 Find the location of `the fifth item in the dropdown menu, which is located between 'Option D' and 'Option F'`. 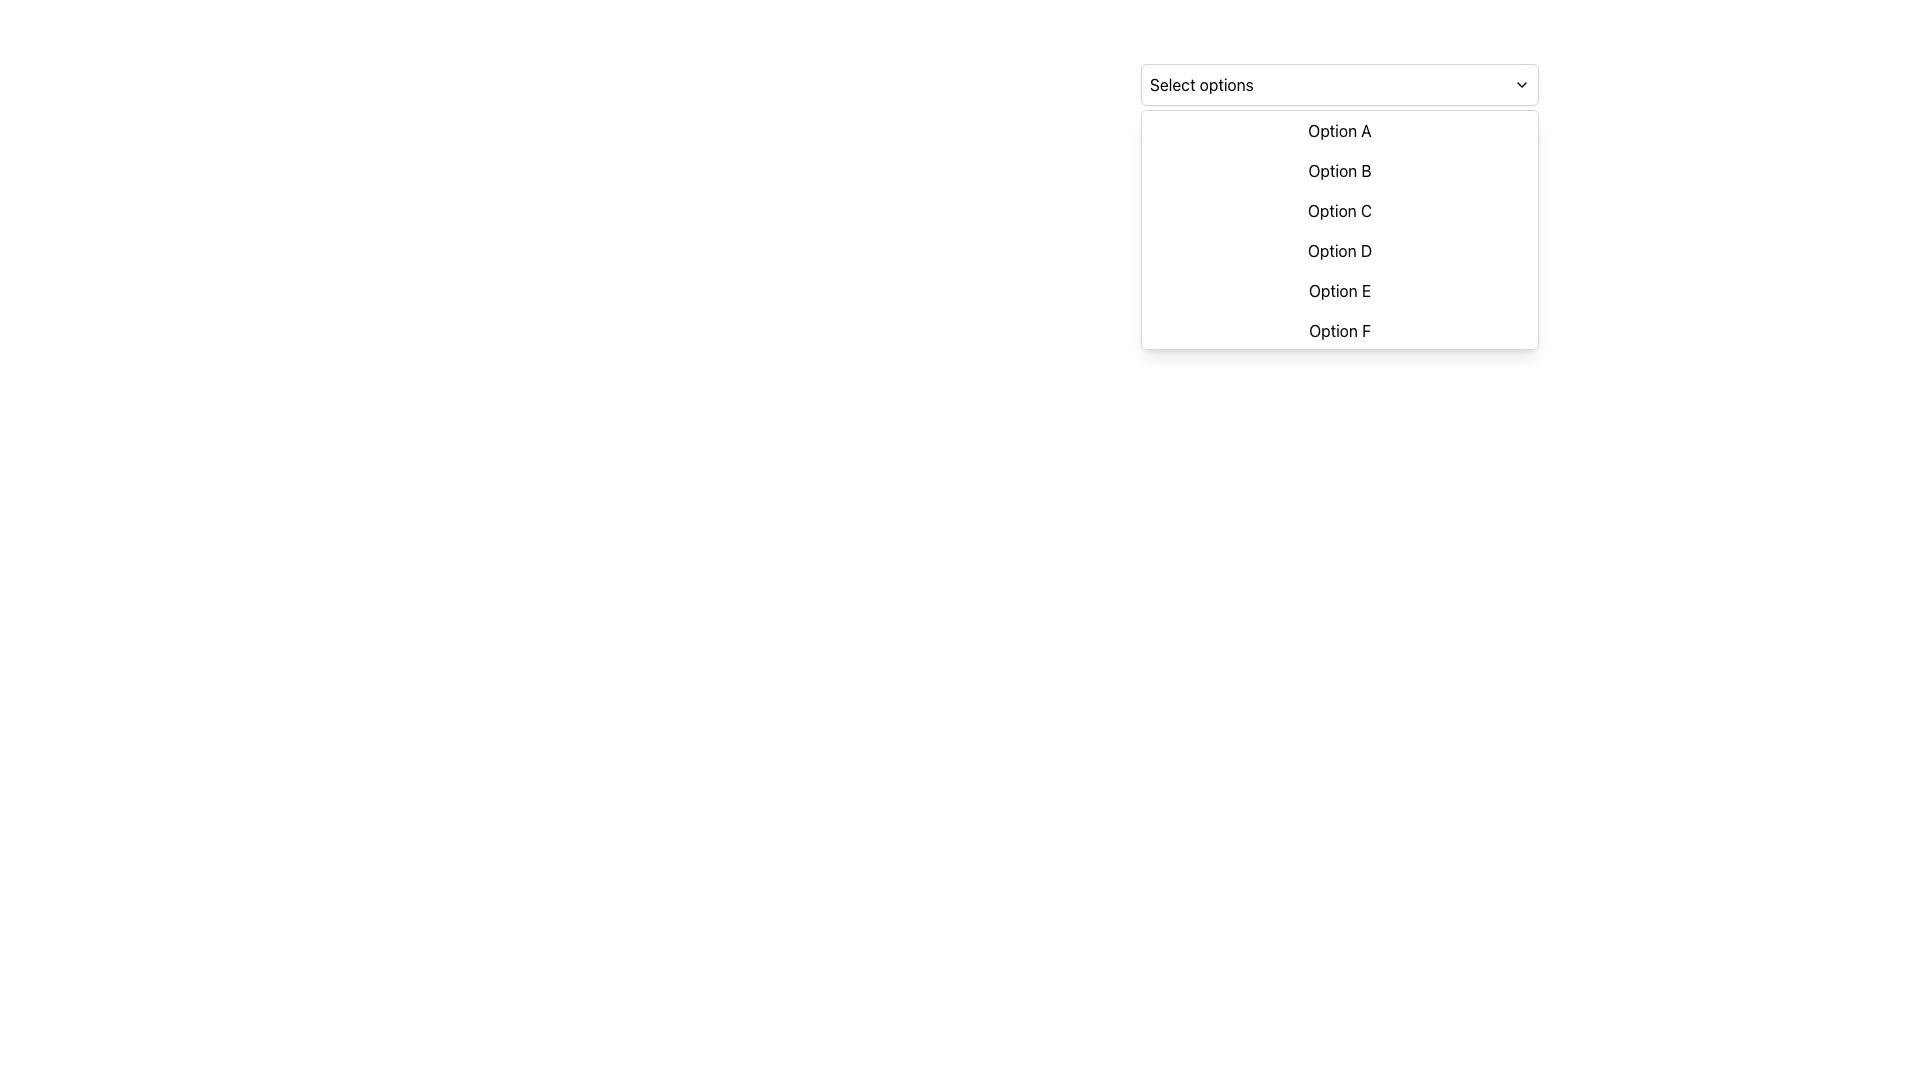

the fifth item in the dropdown menu, which is located between 'Option D' and 'Option F' is located at coordinates (1339, 290).